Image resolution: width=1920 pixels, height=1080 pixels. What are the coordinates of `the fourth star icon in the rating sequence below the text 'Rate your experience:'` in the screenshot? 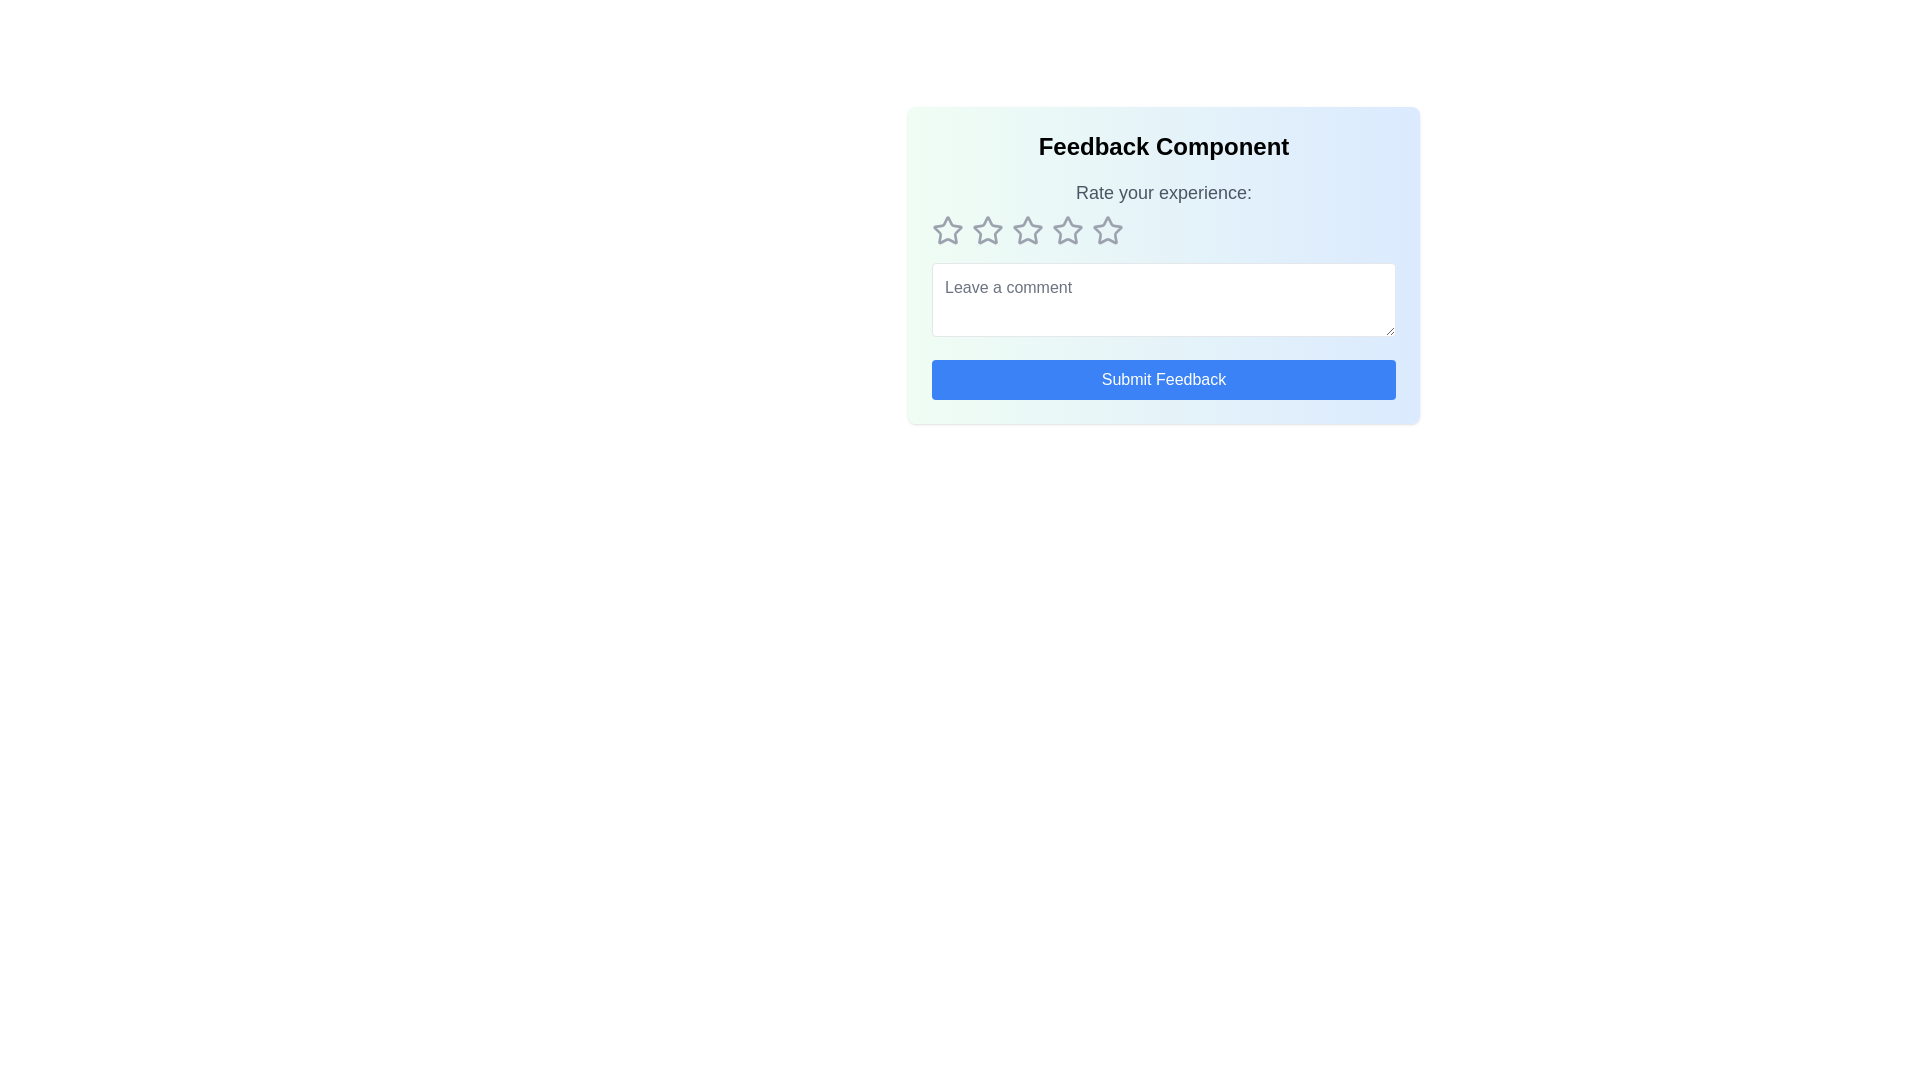 It's located at (1107, 230).